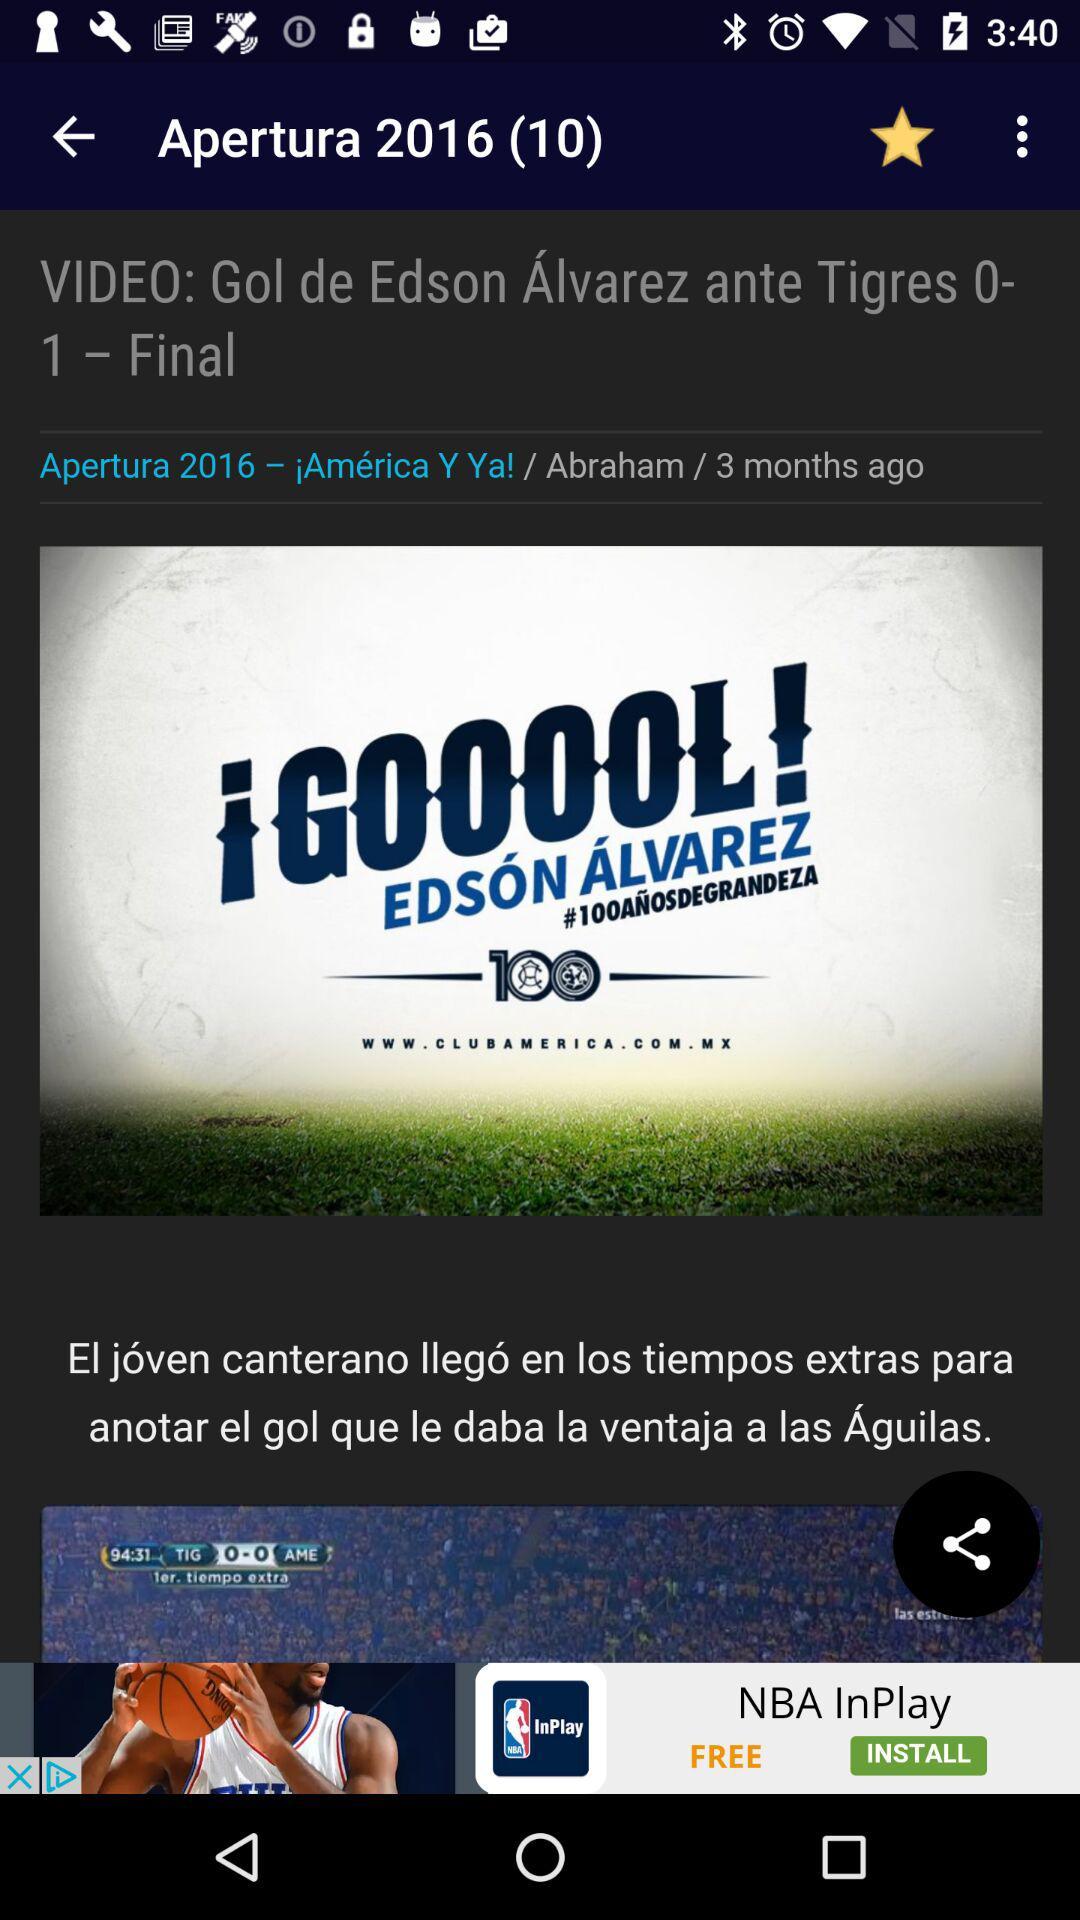  Describe the element at coordinates (540, 1727) in the screenshot. I see `advertisement page` at that location.